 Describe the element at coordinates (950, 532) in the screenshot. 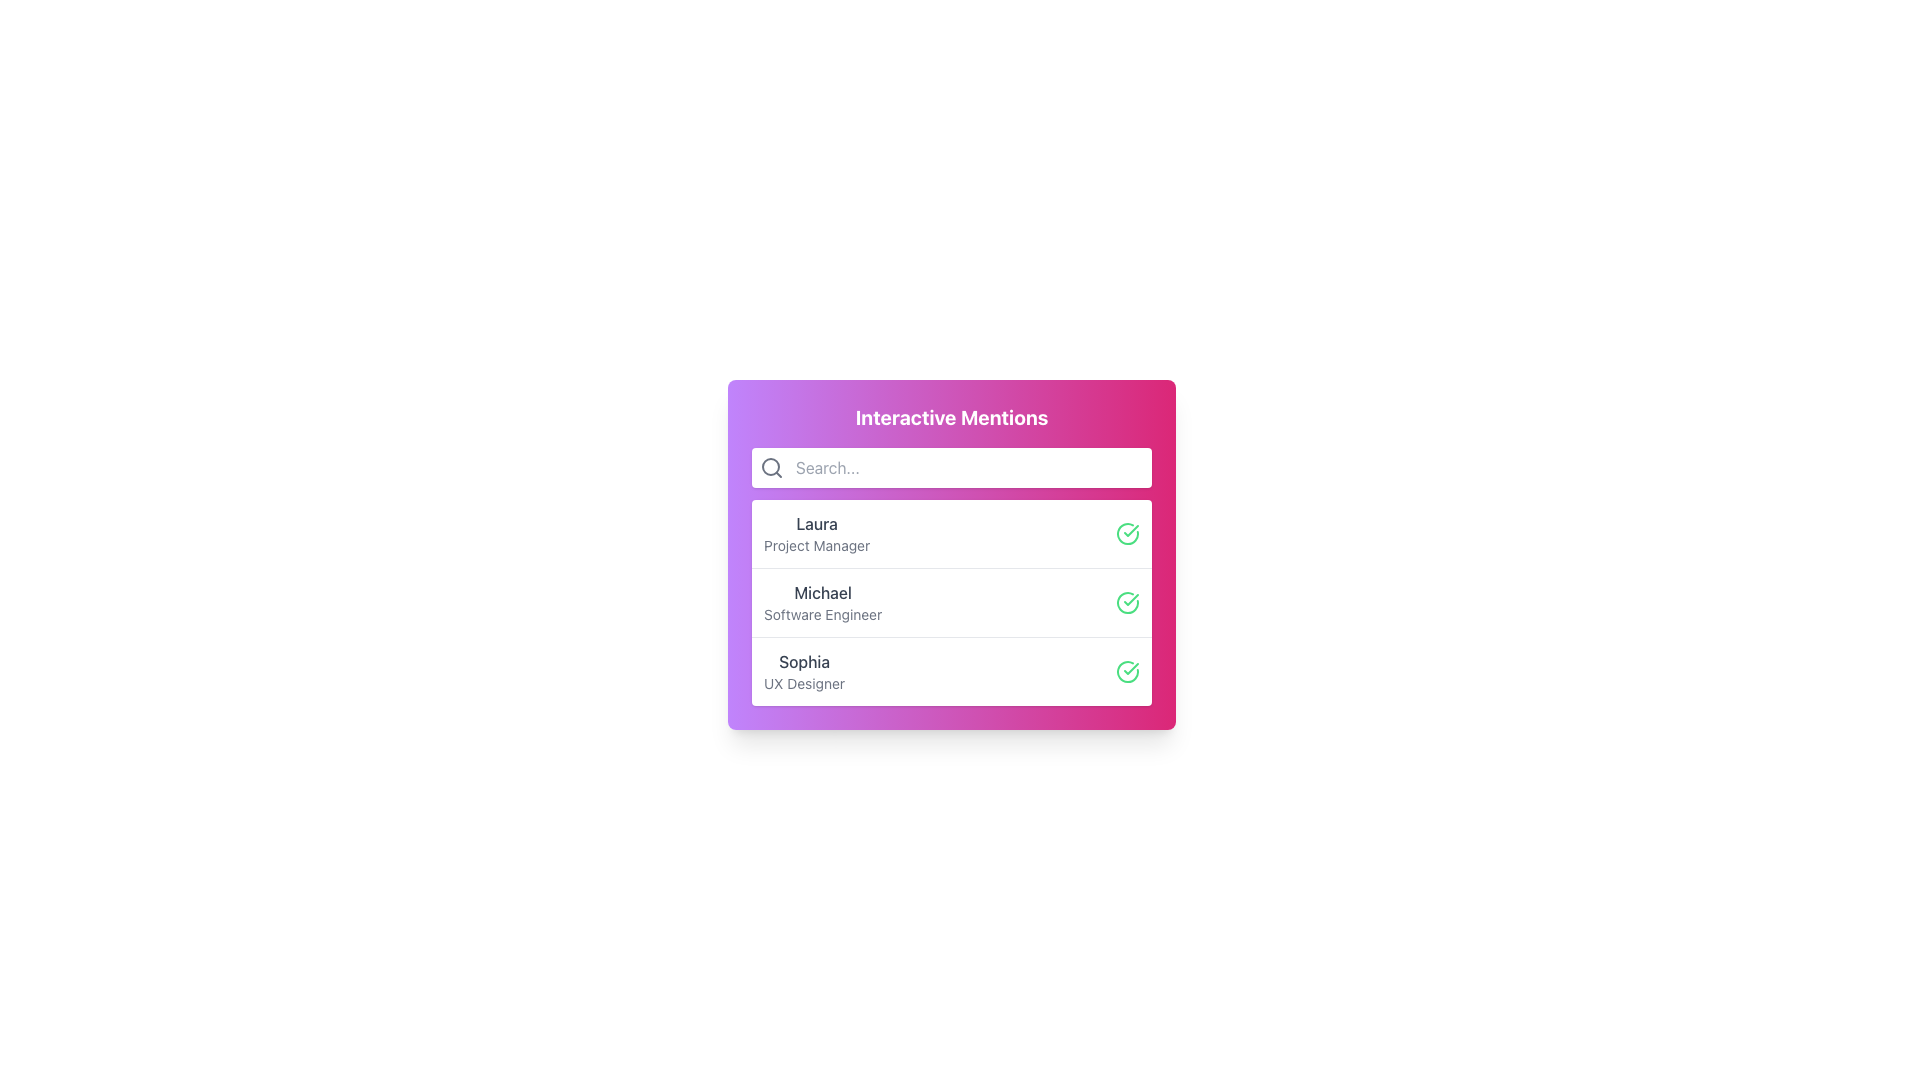

I see `the profile list item for 'Laura', the first item in the list` at that location.